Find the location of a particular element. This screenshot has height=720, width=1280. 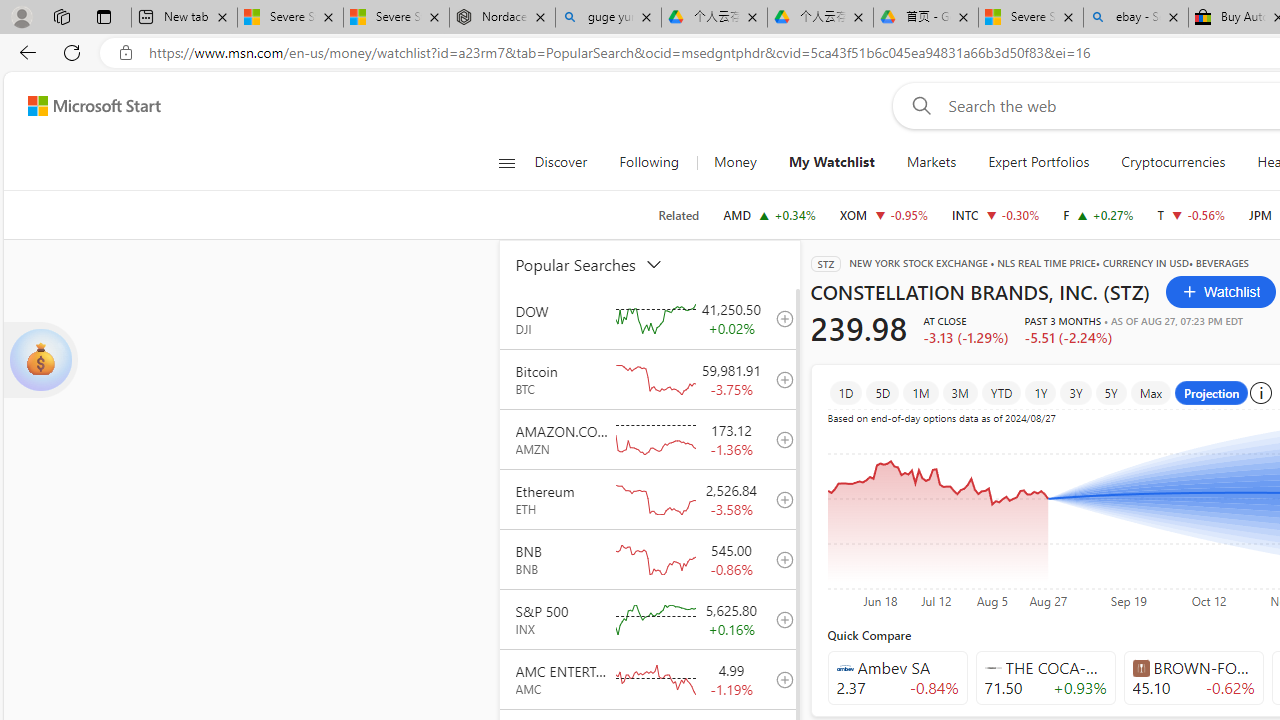

'1Y' is located at coordinates (1040, 392).